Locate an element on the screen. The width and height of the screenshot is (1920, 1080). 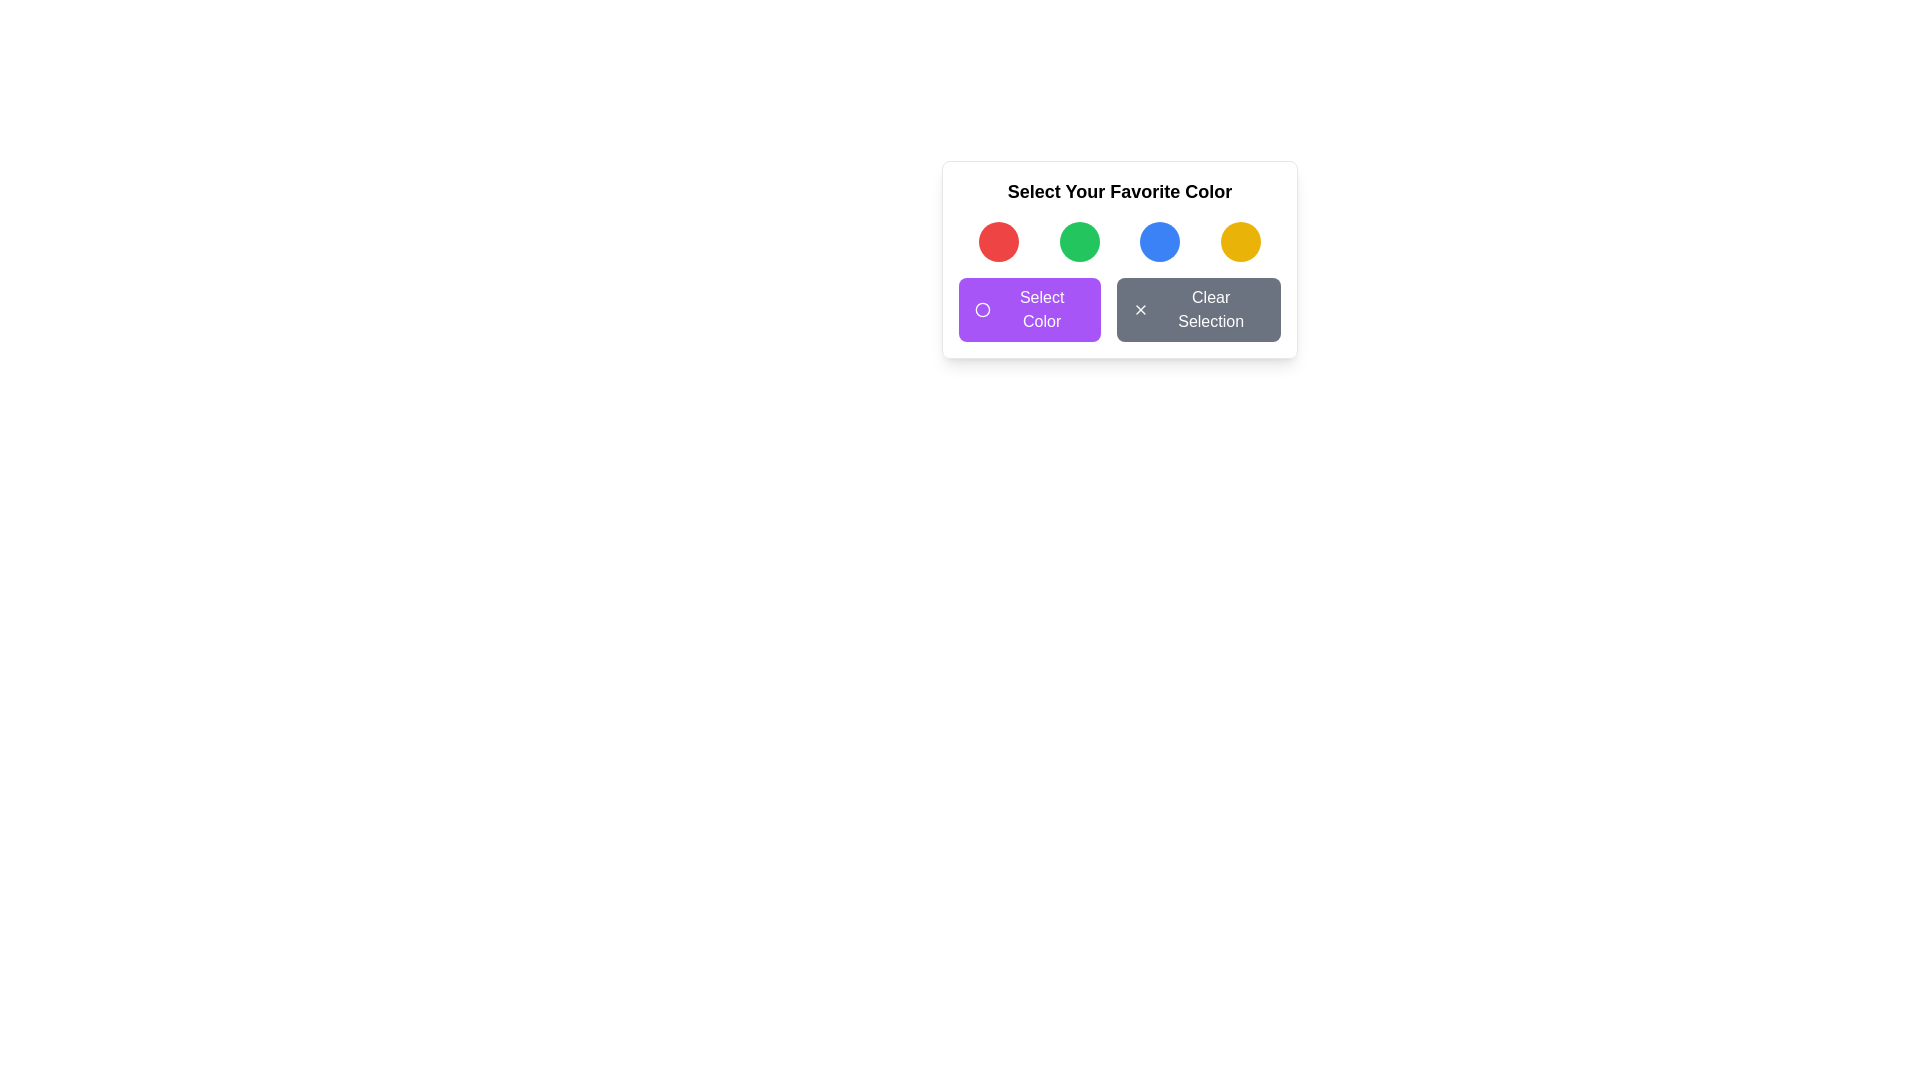
the circular button with a yellow background, which is the fourth button in a horizontal sequence of four circular buttons is located at coordinates (1239, 241).